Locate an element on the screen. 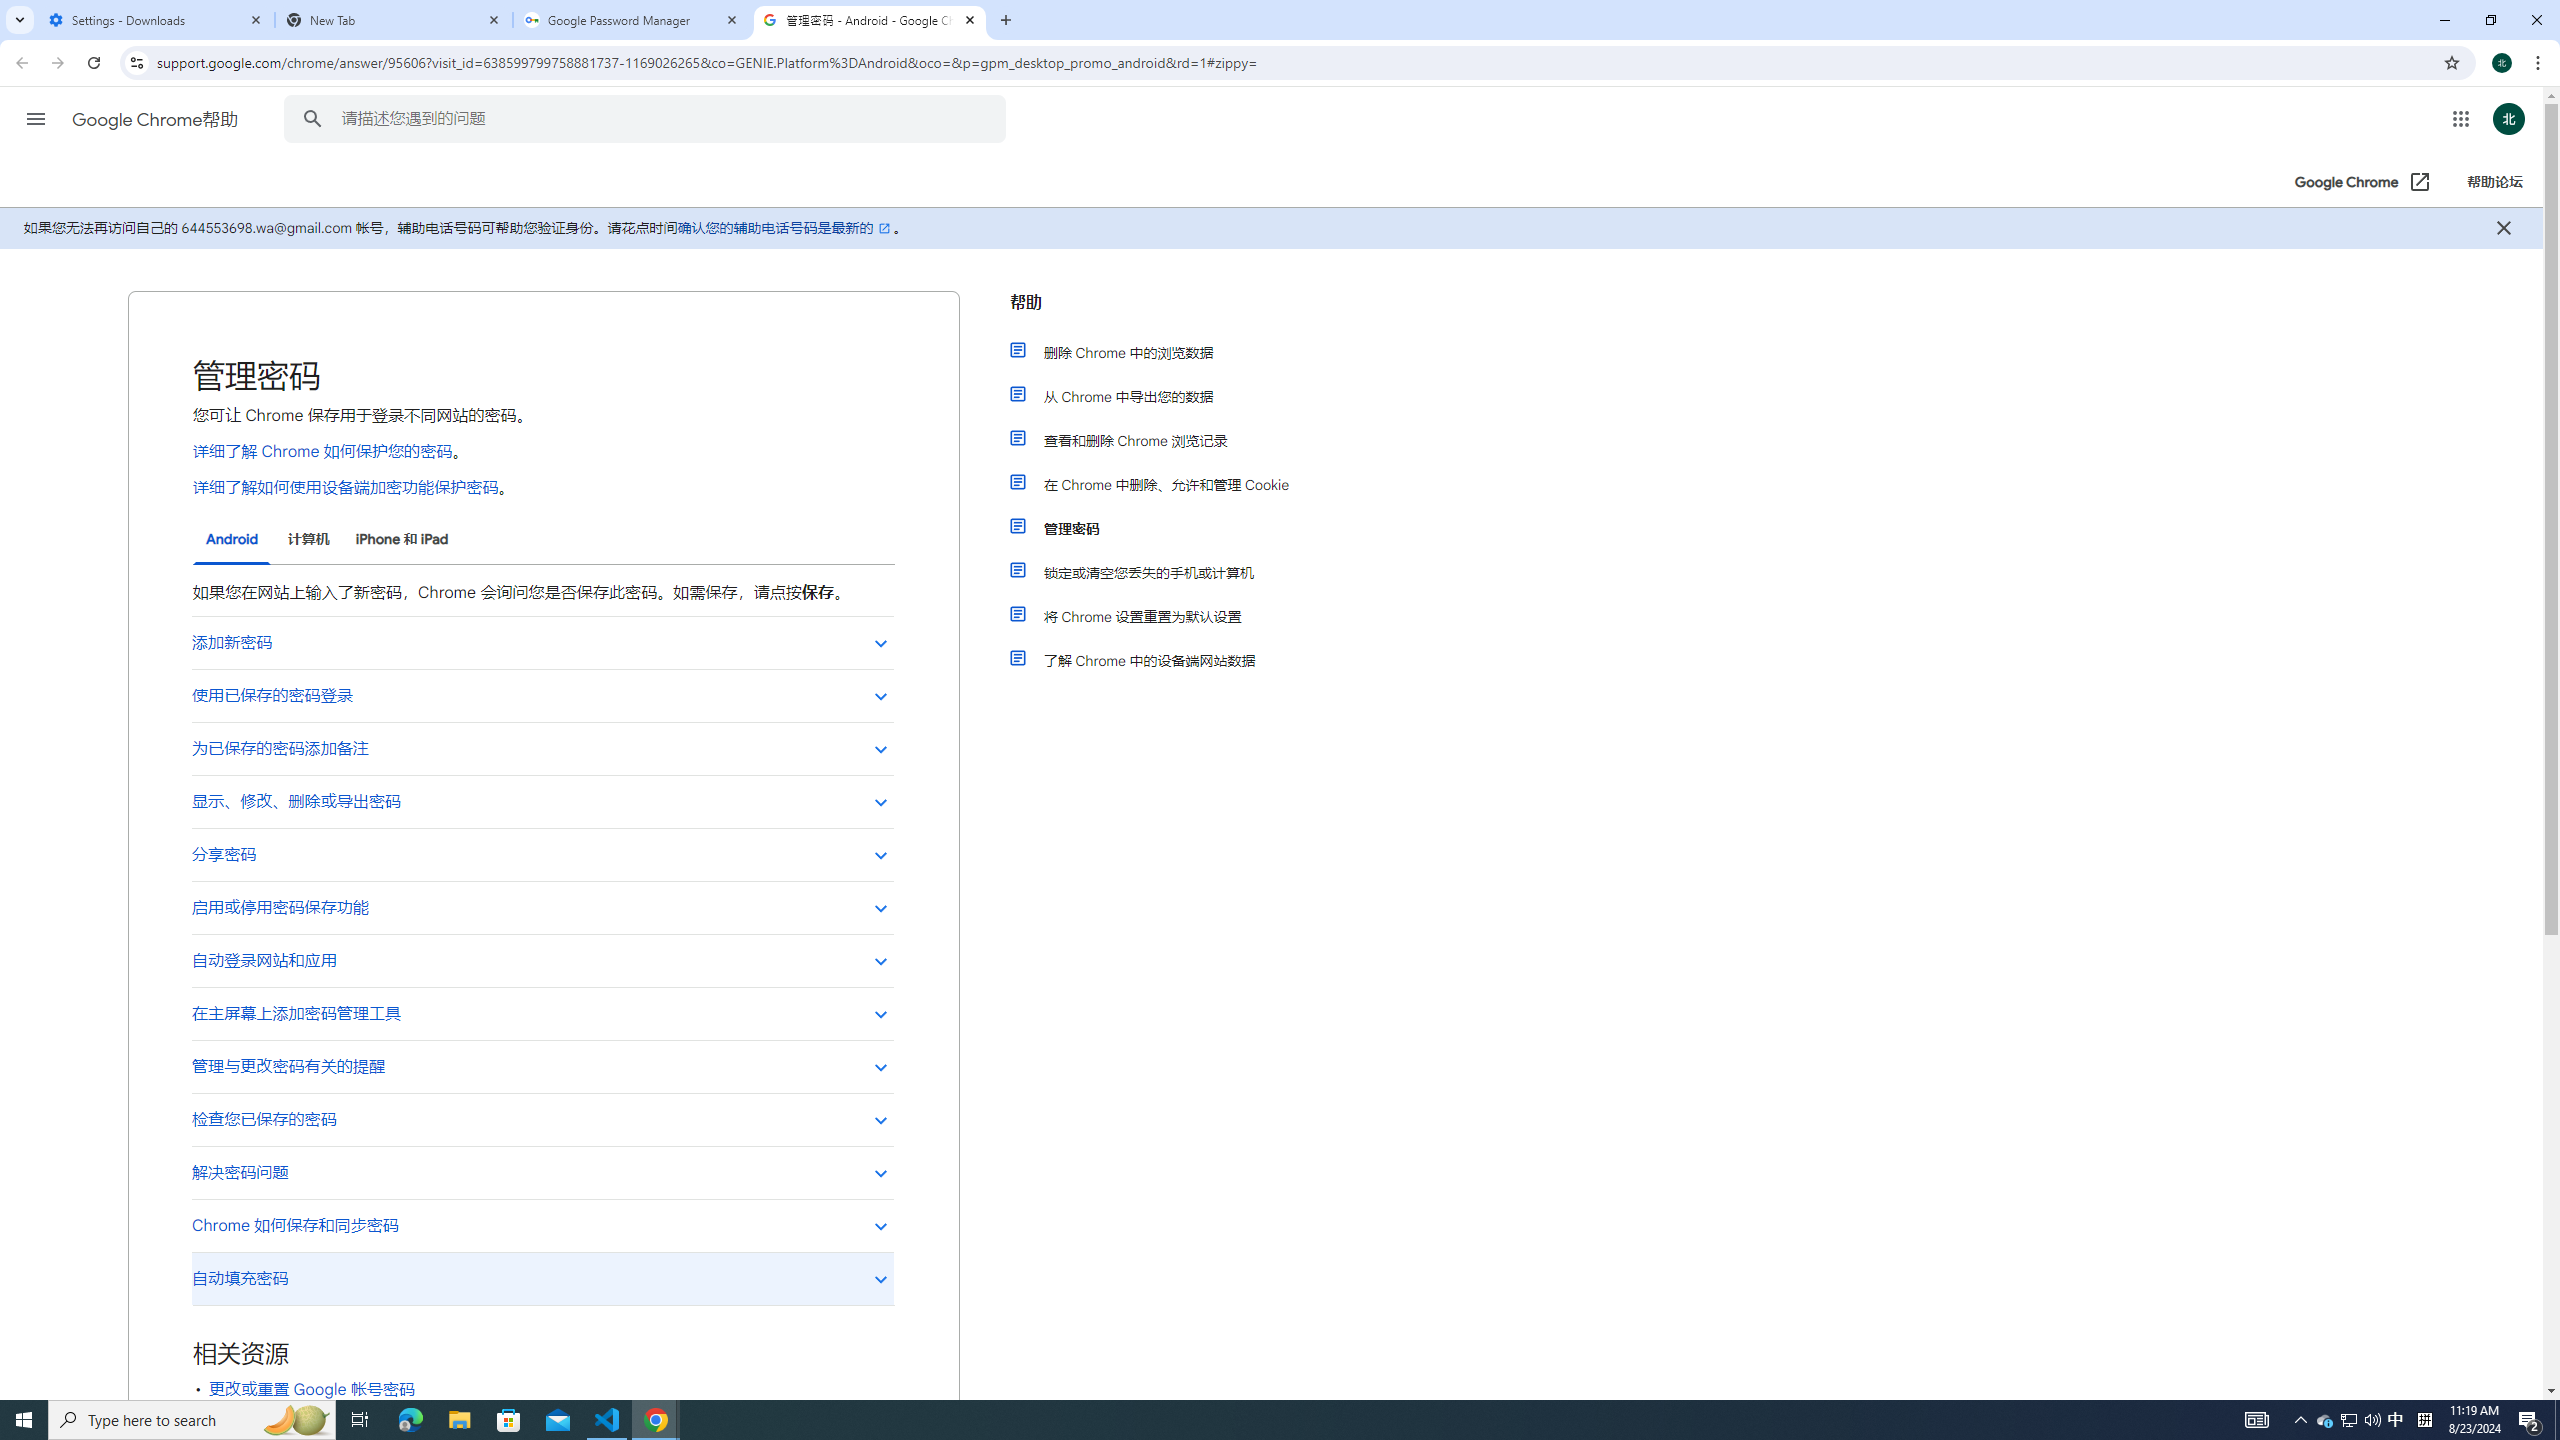 The image size is (2560, 1440). 'Settings - Downloads' is located at coordinates (155, 19).